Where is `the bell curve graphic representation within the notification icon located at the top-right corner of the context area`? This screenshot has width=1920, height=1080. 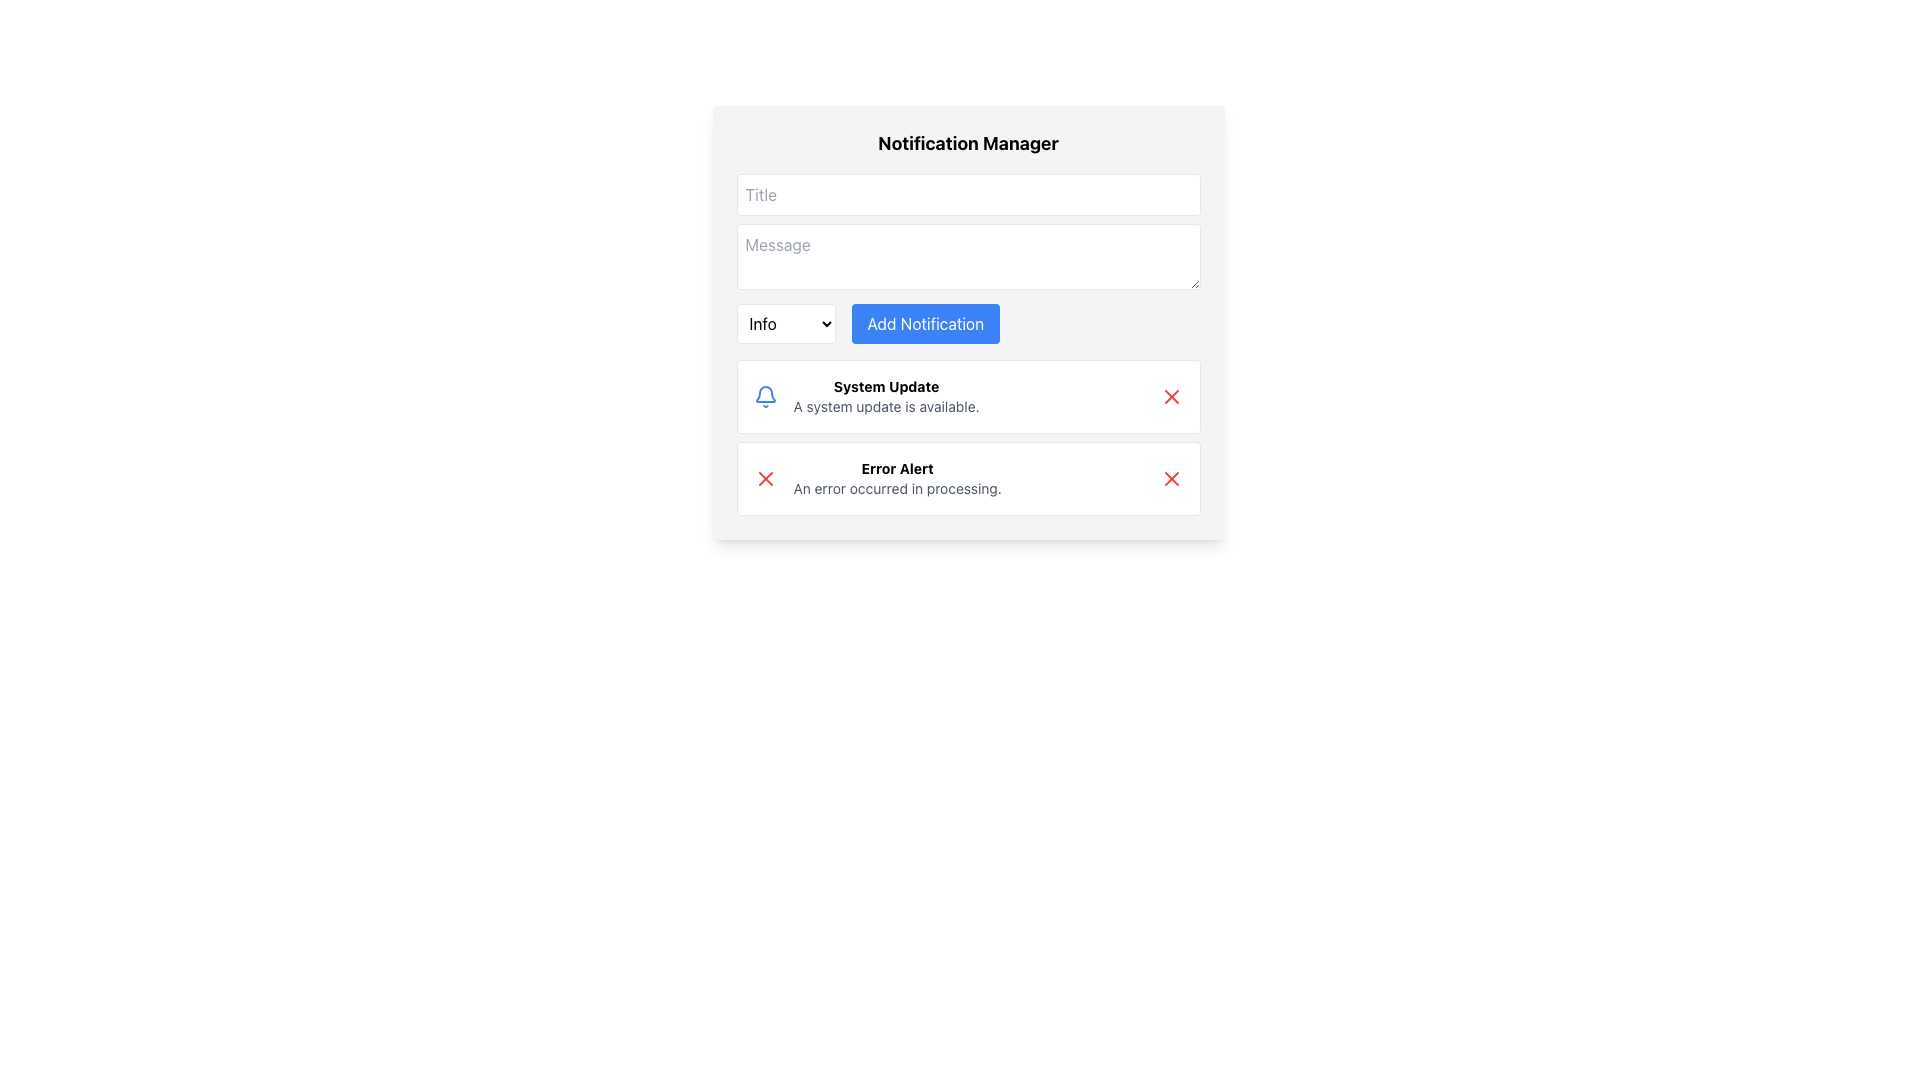 the bell curve graphic representation within the notification icon located at the top-right corner of the context area is located at coordinates (764, 394).